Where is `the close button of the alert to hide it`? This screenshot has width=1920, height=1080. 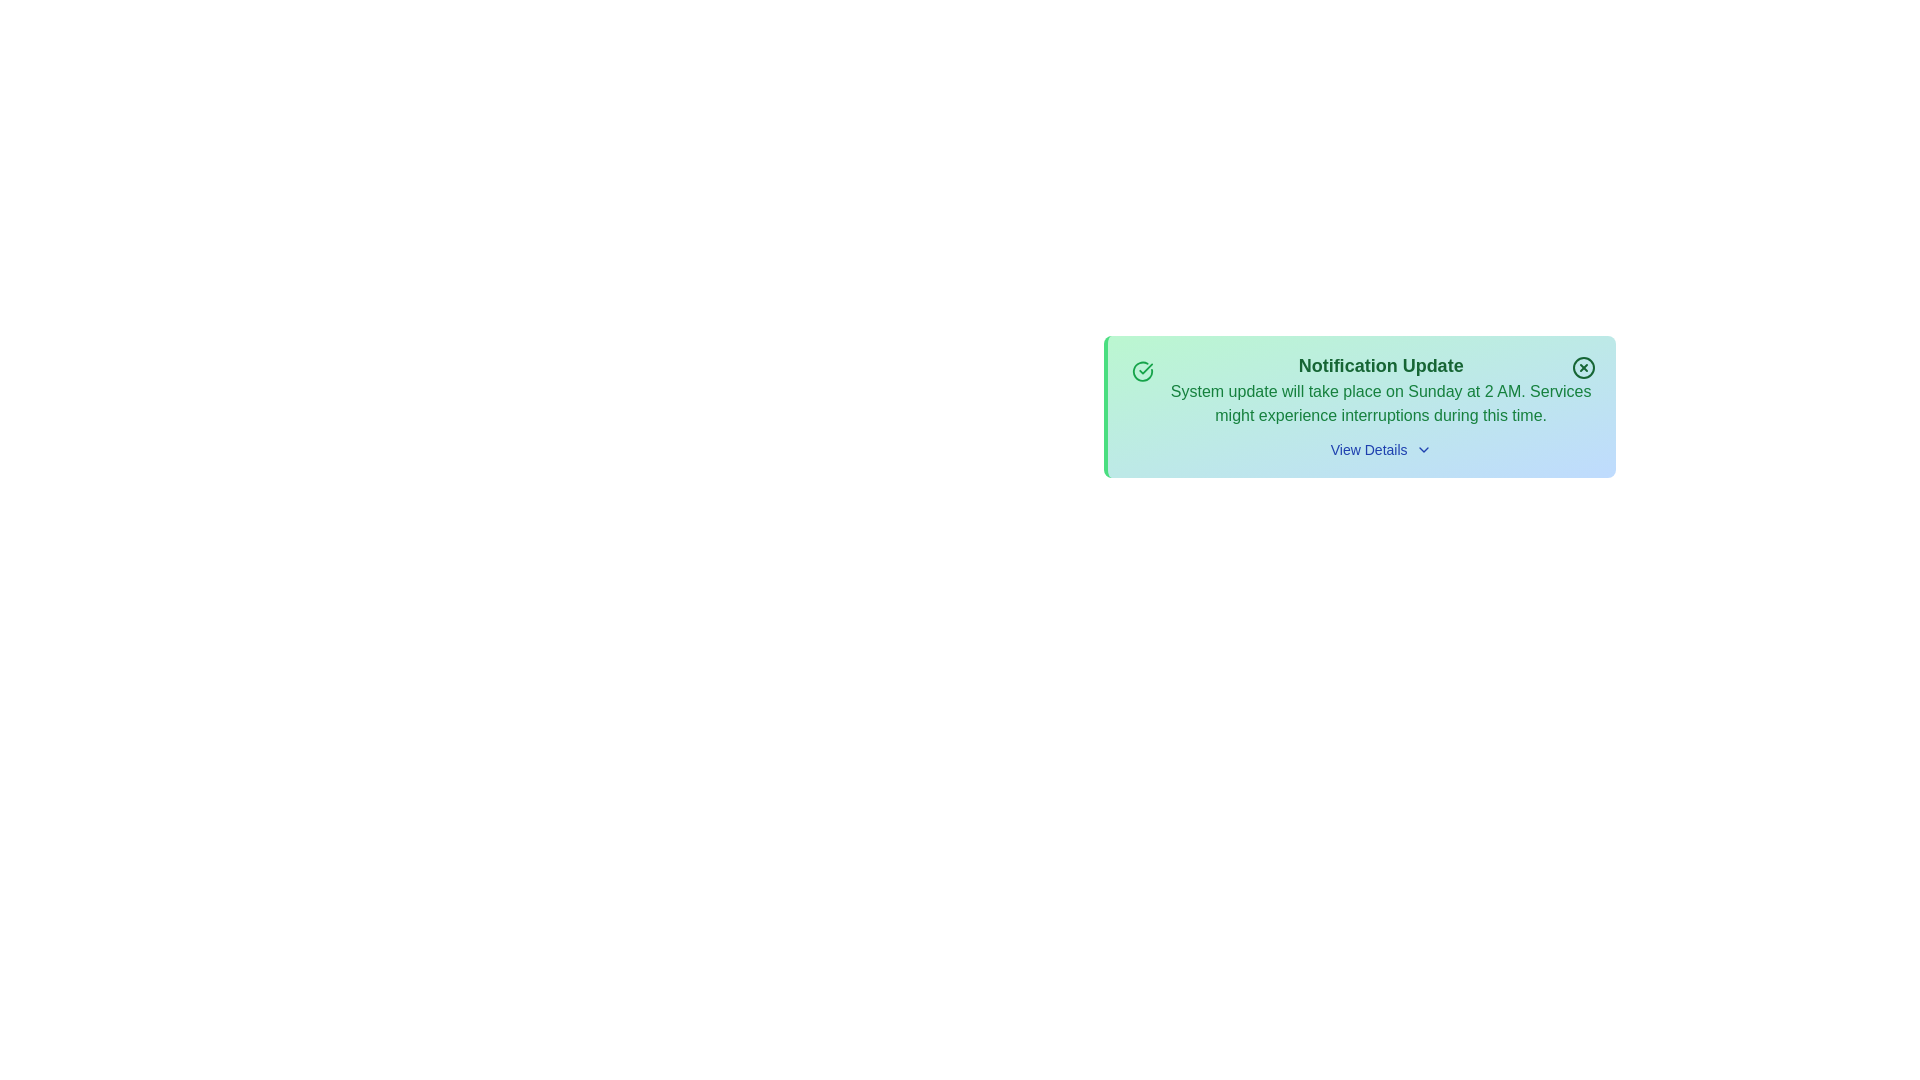 the close button of the alert to hide it is located at coordinates (1583, 367).